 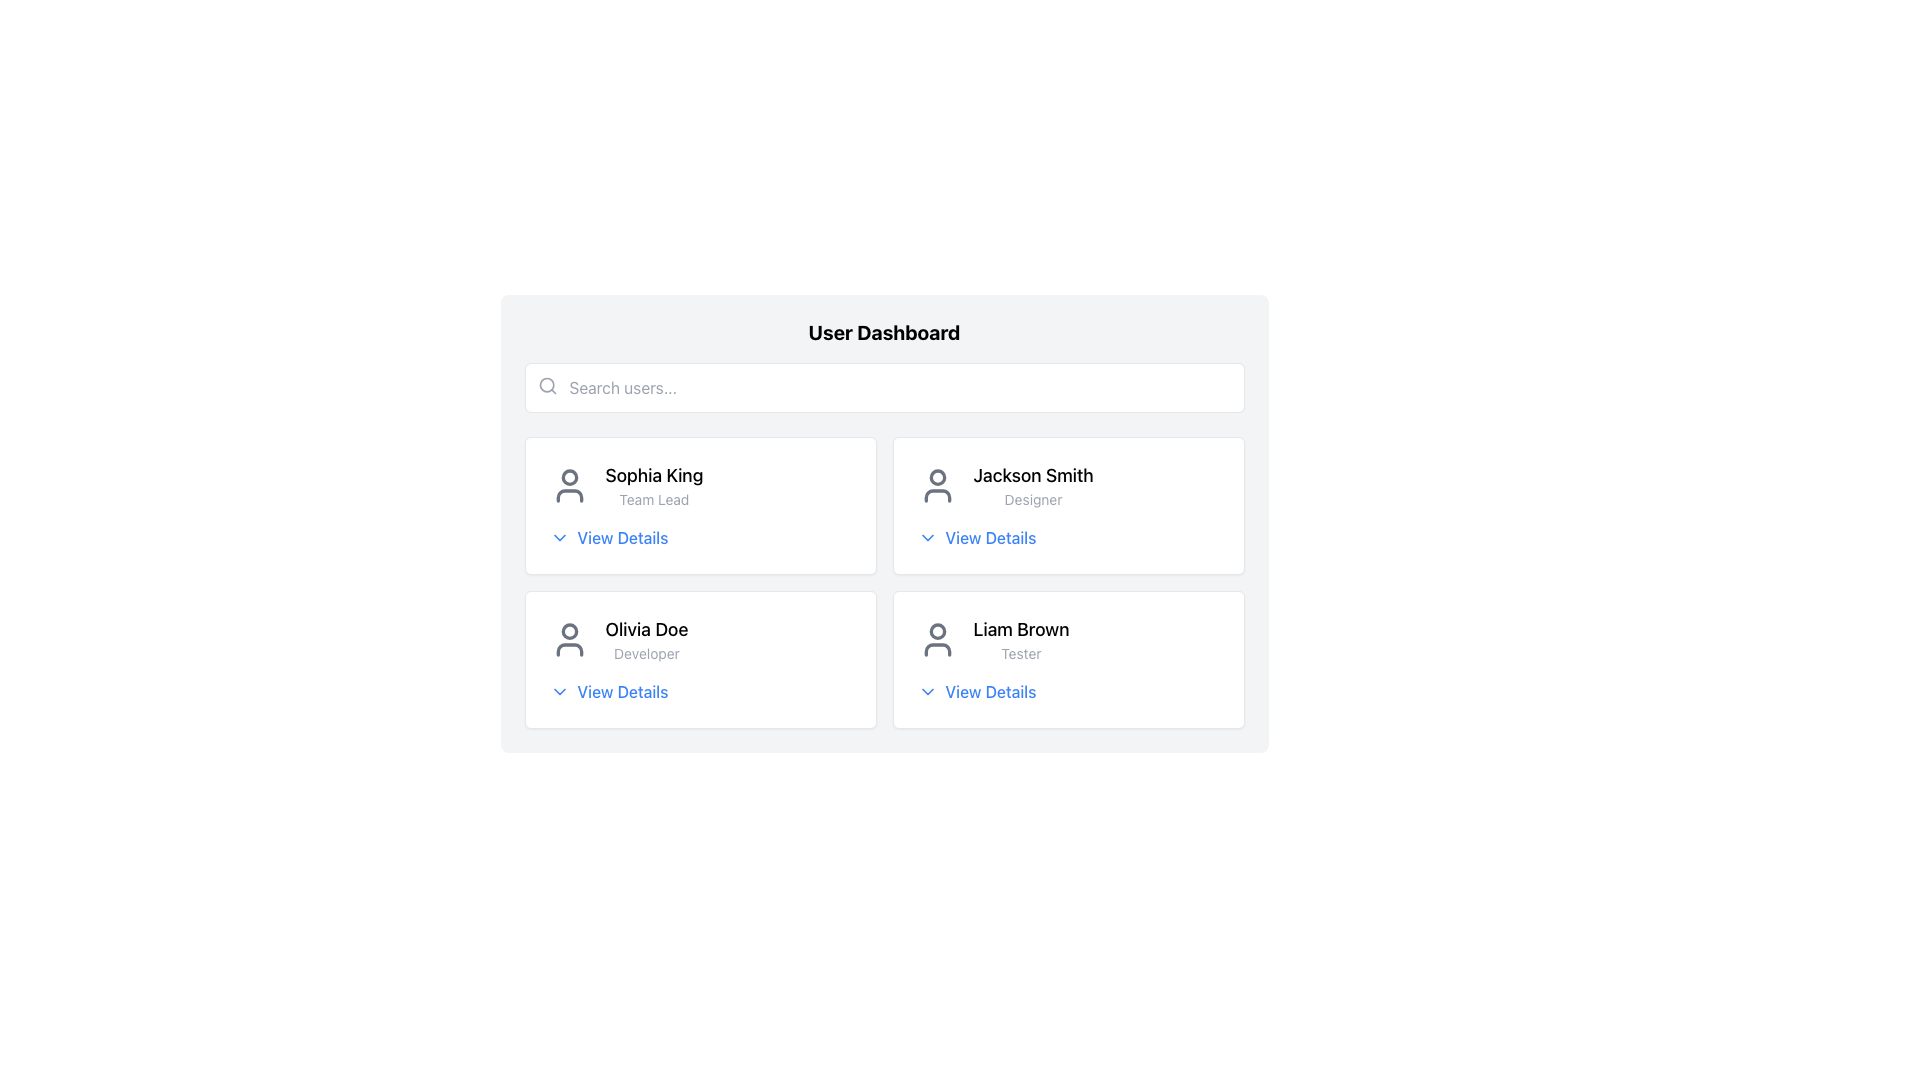 What do you see at coordinates (1021, 640) in the screenshot?
I see `the Text Display element that shows the name and role of the user in the fourth user card located in the bottom-right corner of the dashboard` at bounding box center [1021, 640].